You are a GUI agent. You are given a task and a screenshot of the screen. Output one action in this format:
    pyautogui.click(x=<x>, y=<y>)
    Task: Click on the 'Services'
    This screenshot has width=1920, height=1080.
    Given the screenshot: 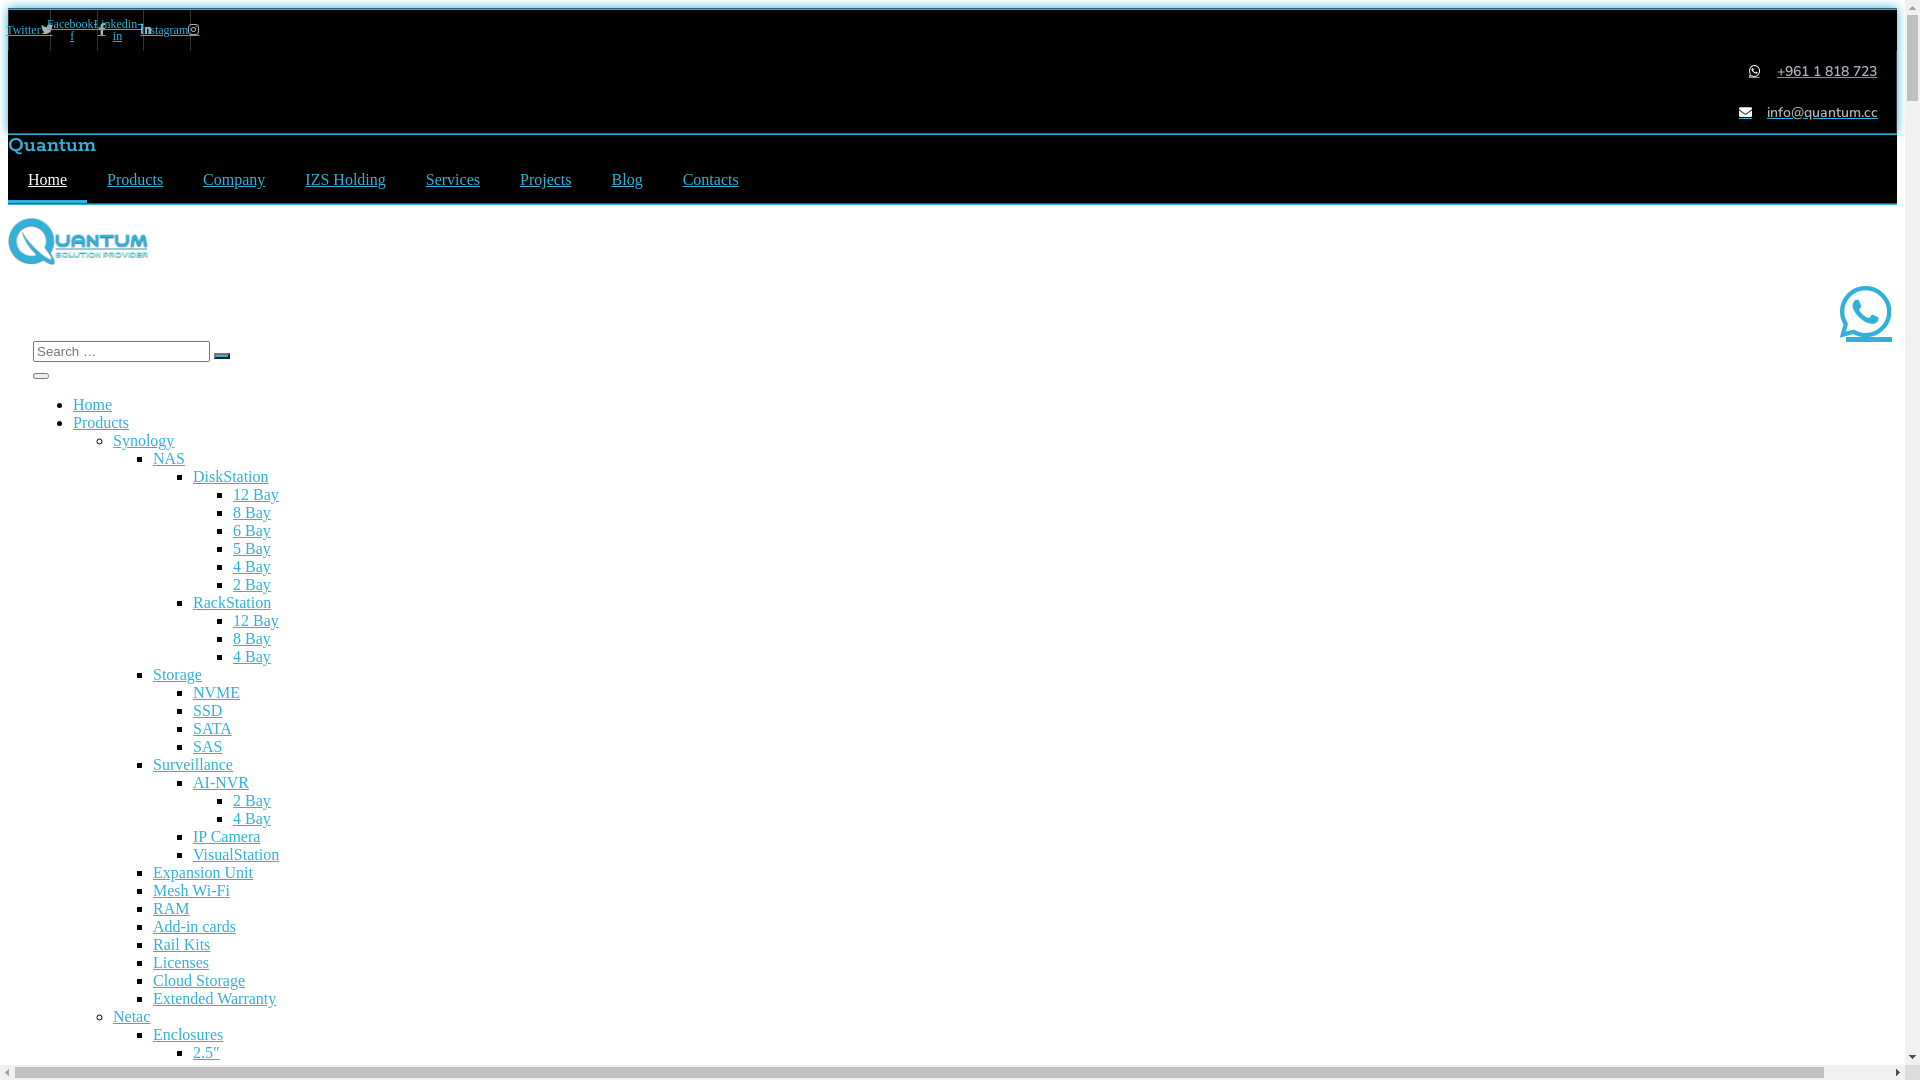 What is the action you would take?
    pyautogui.click(x=451, y=180)
    